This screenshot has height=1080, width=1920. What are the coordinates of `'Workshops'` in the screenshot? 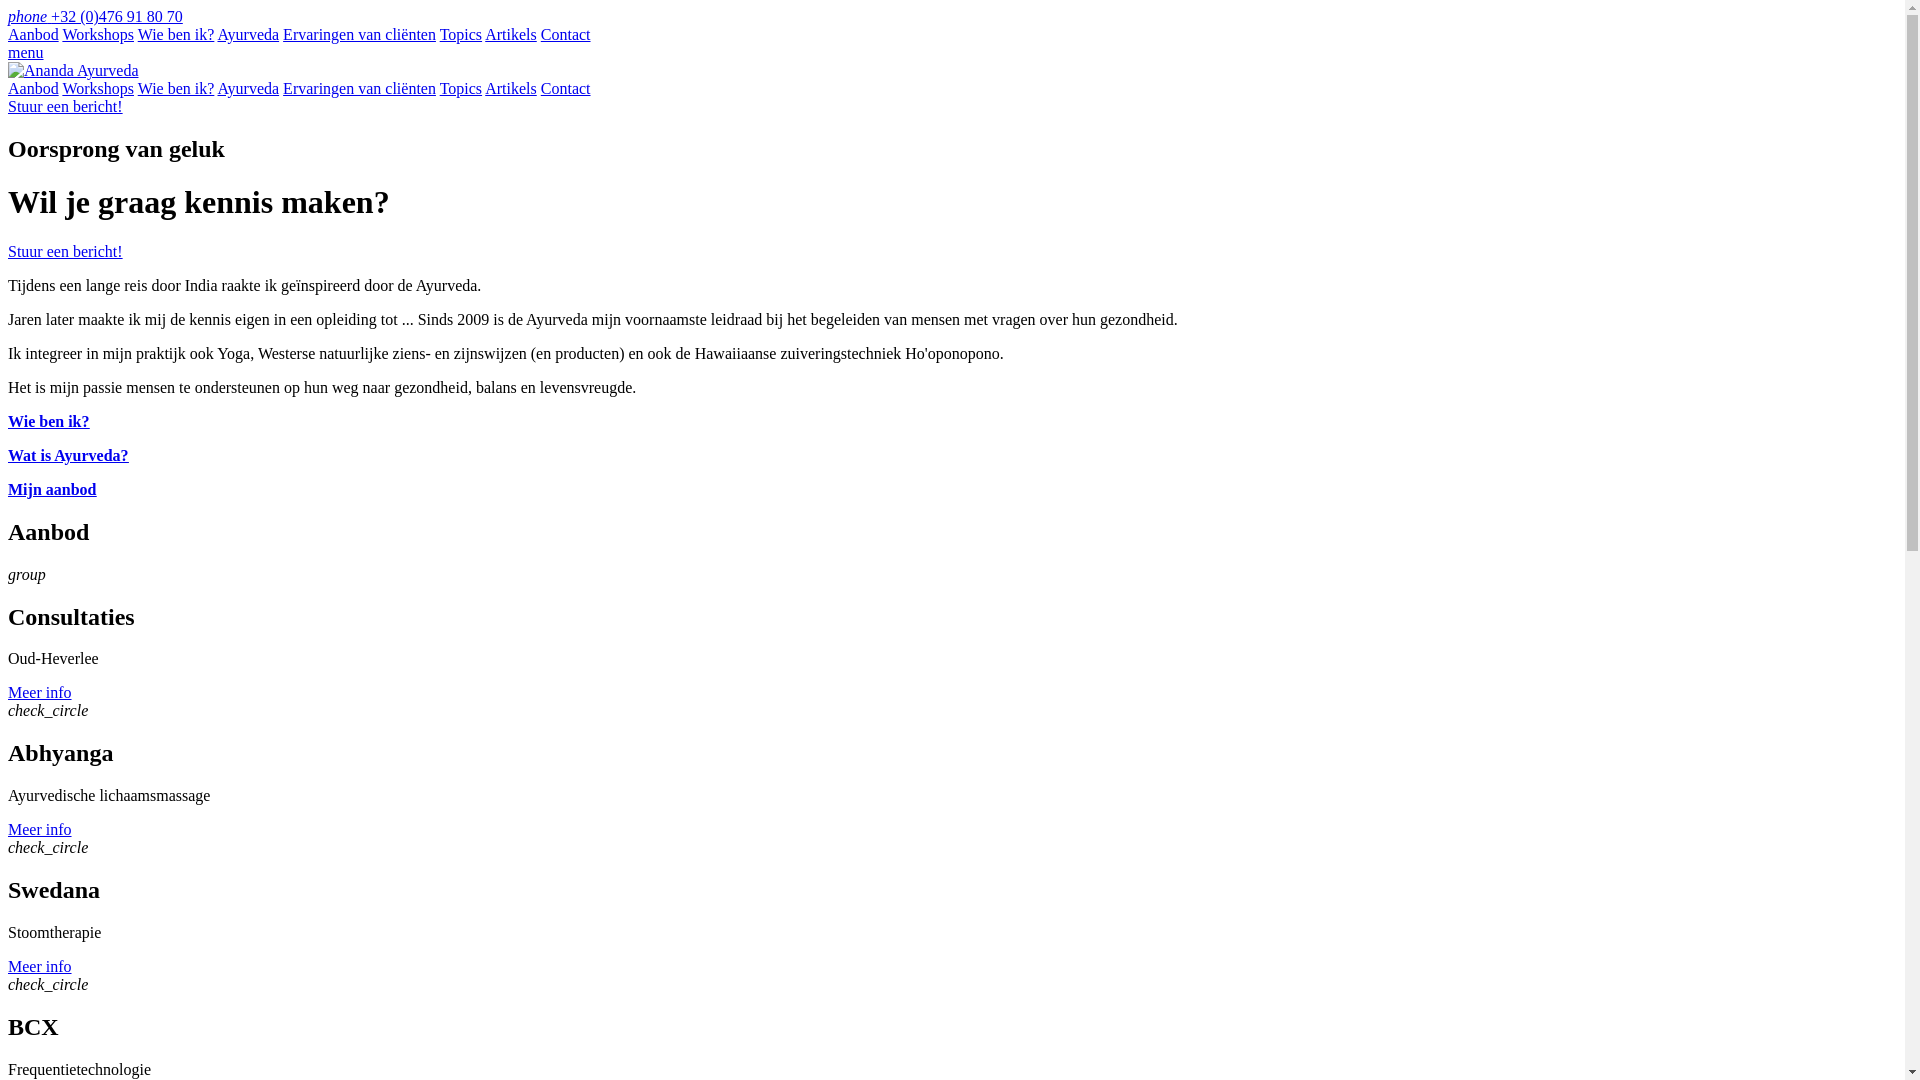 It's located at (96, 34).